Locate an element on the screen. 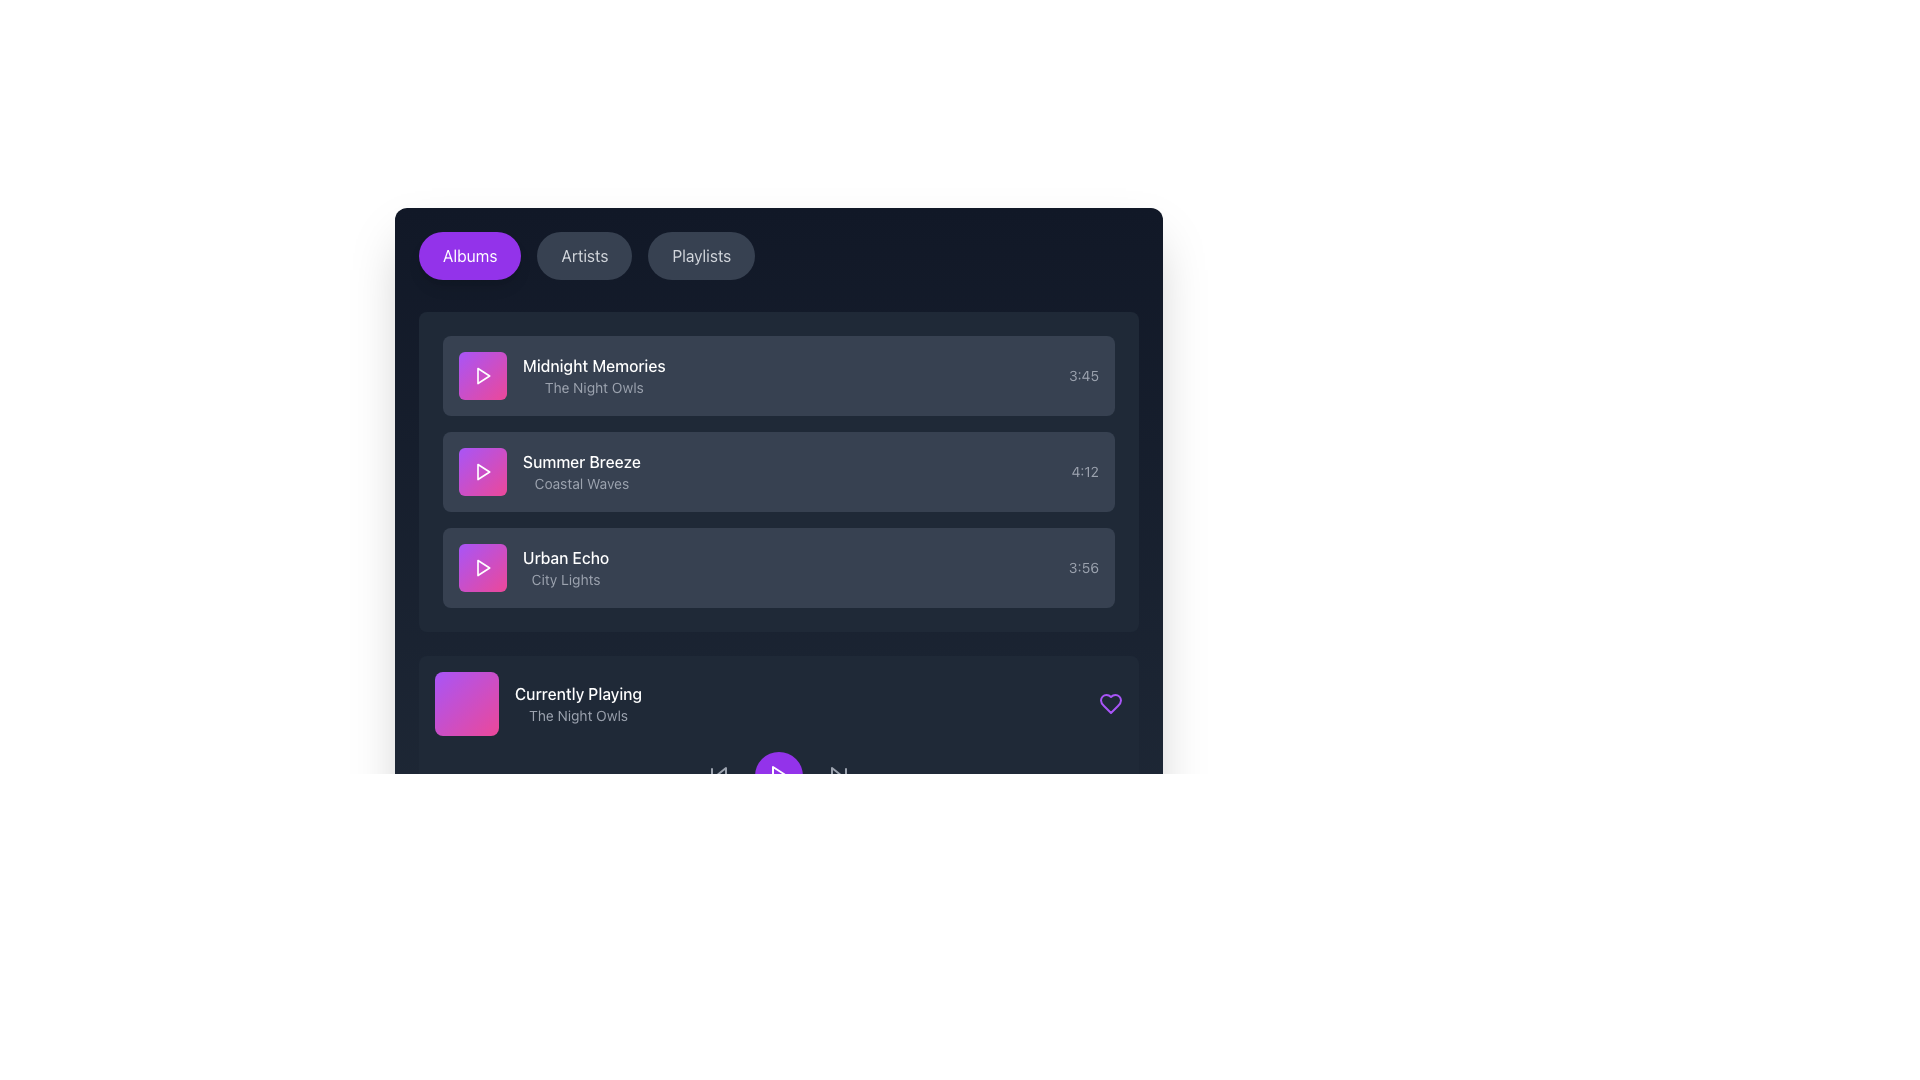 The height and width of the screenshot is (1080, 1920). the text label displaying 'Summer Breeze' which is styled in white on a dark background, part of a vertical list of items is located at coordinates (580, 462).